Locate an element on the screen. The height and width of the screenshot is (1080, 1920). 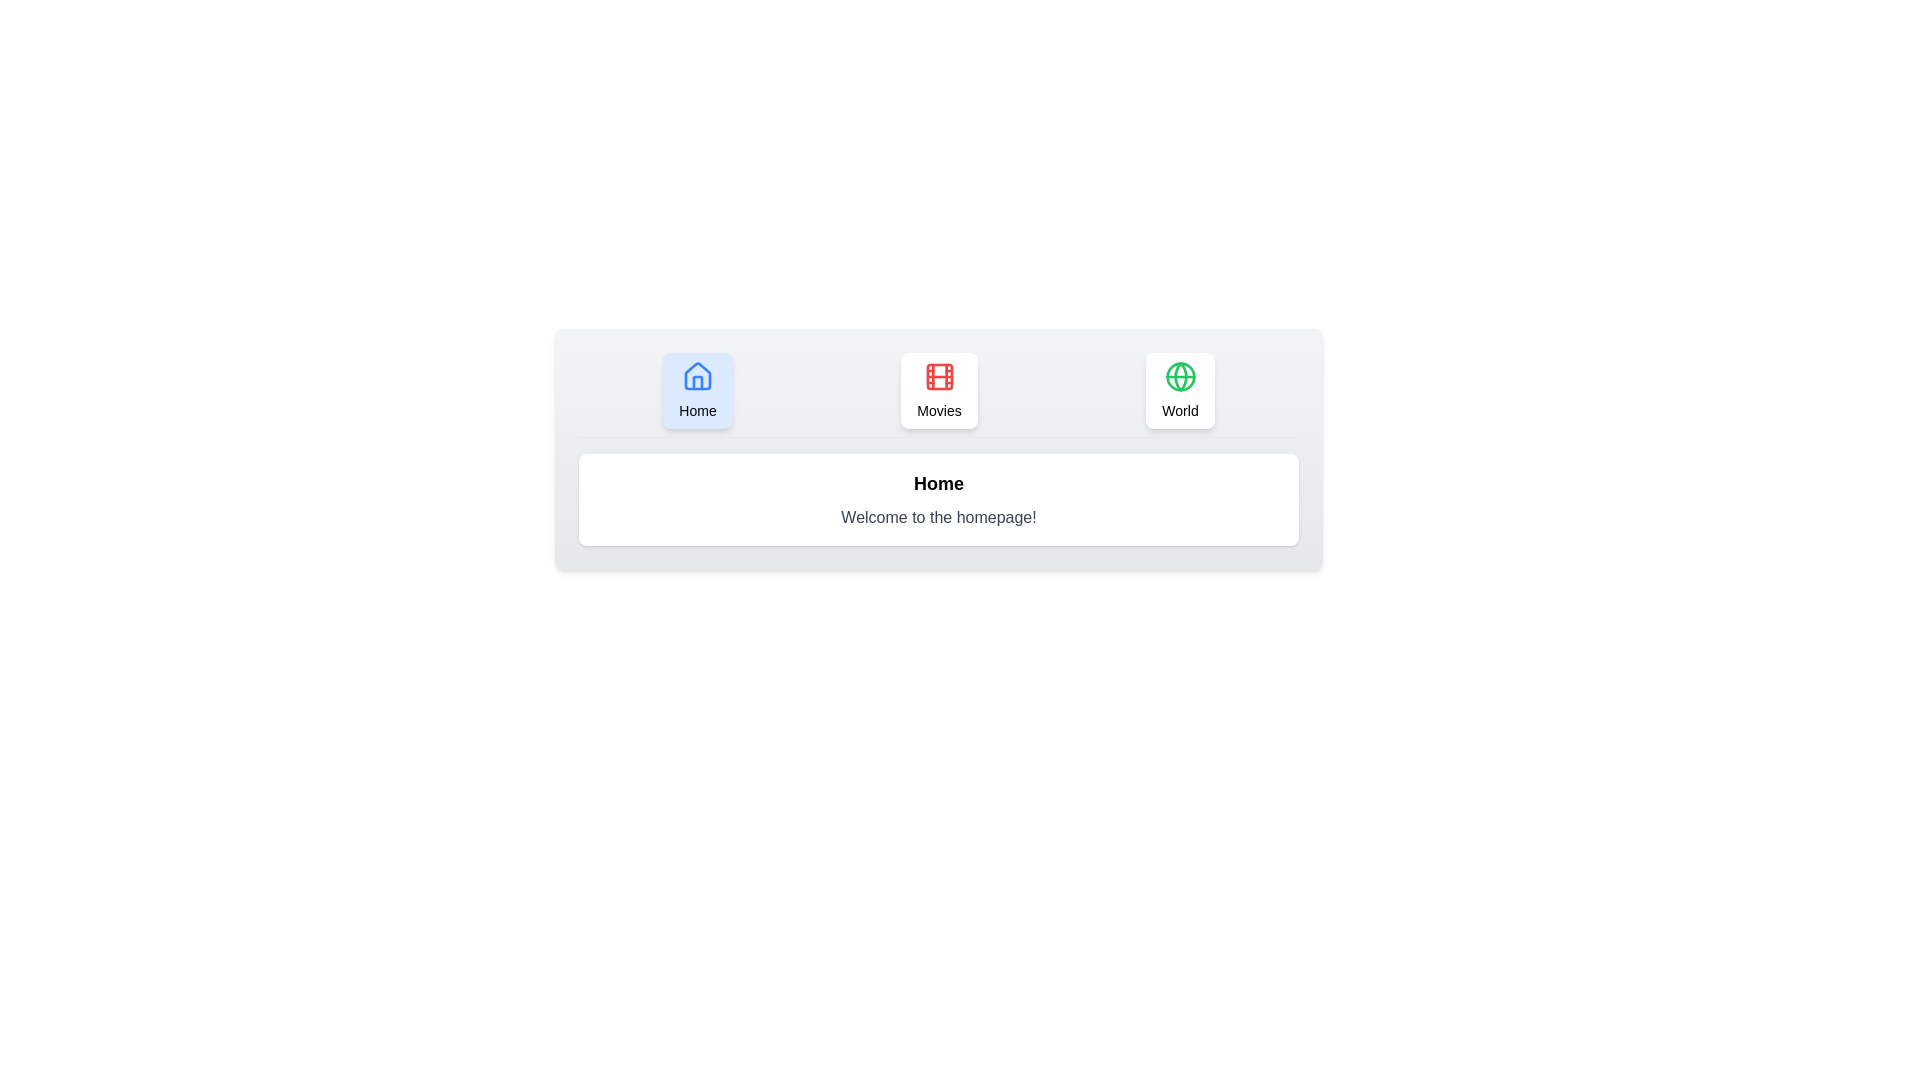
the tab labeled Home to view its content is located at coordinates (697, 390).